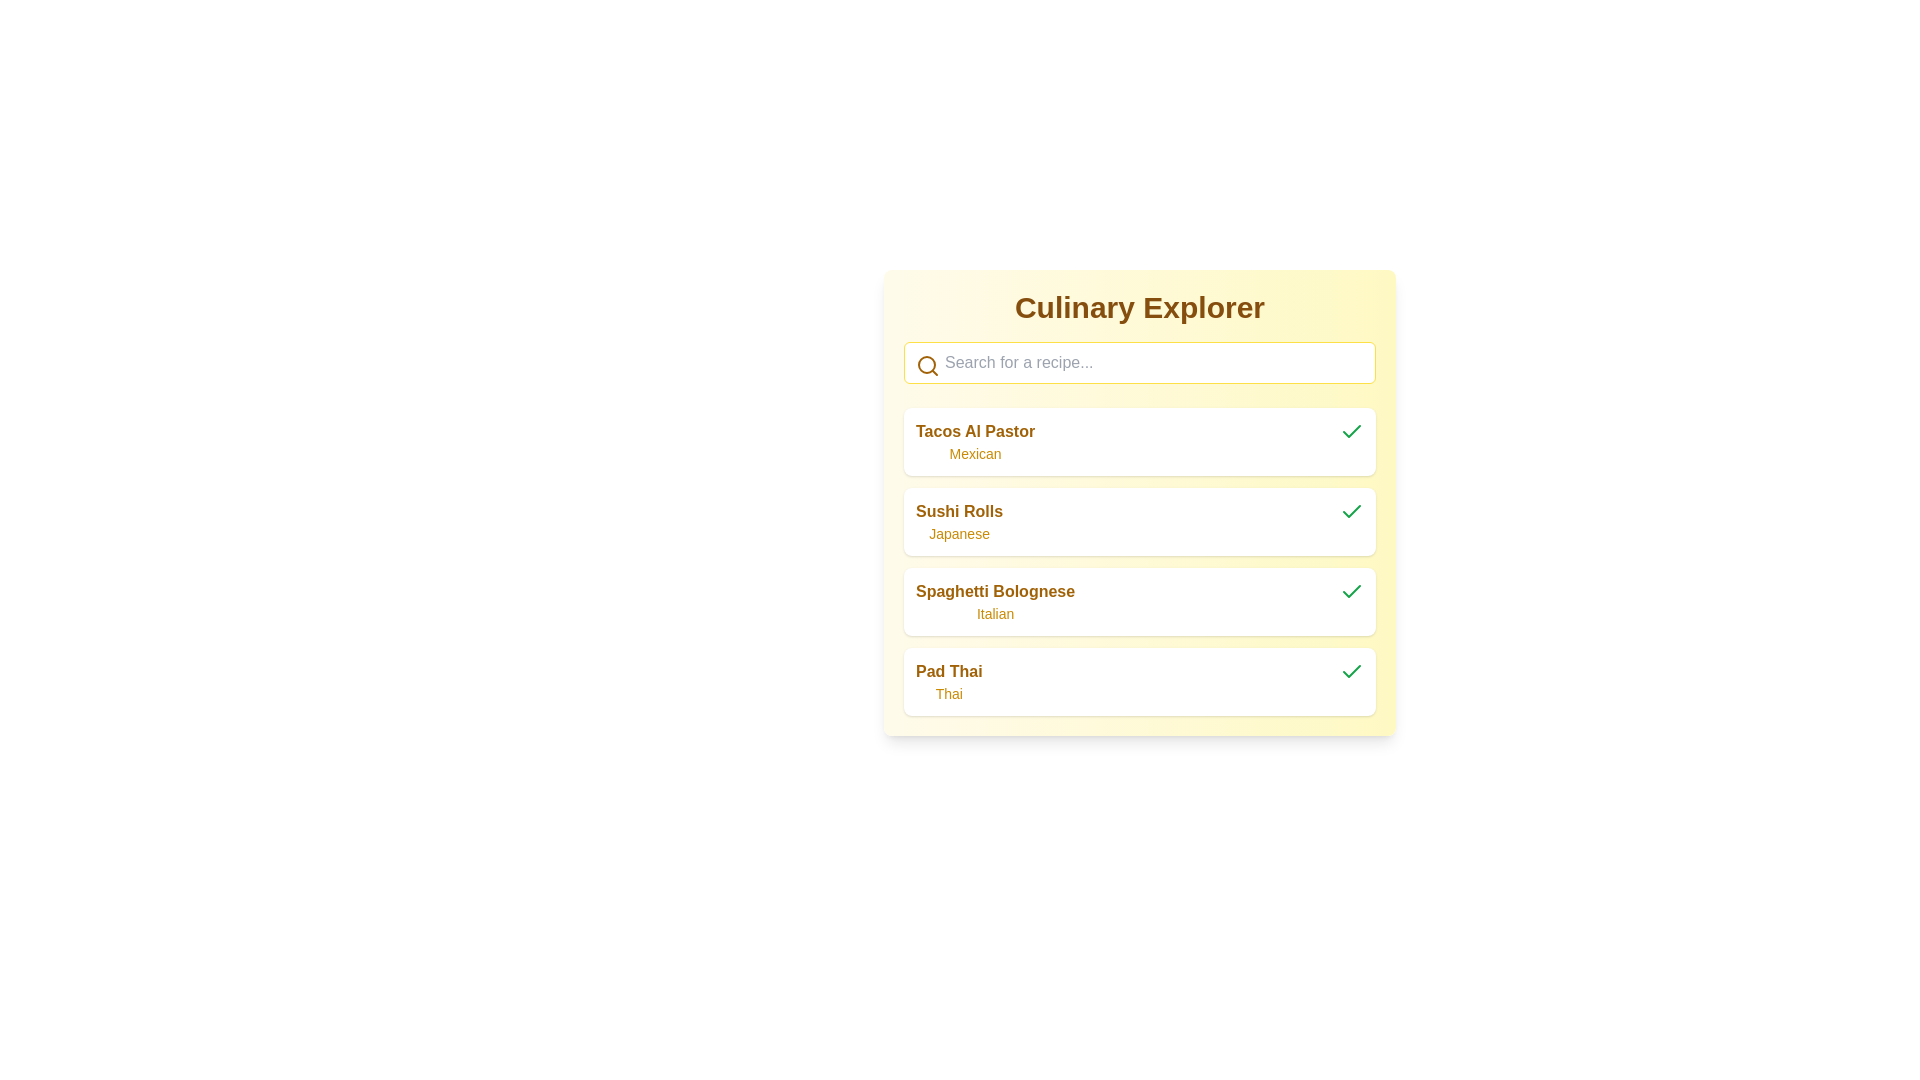 Image resolution: width=1920 pixels, height=1080 pixels. I want to click on the text label indicating the type or origin related to the 'Pad Thai' item, which is placed directly below the heading 'Pad Thai' in the lower part of the list, so click(948, 693).